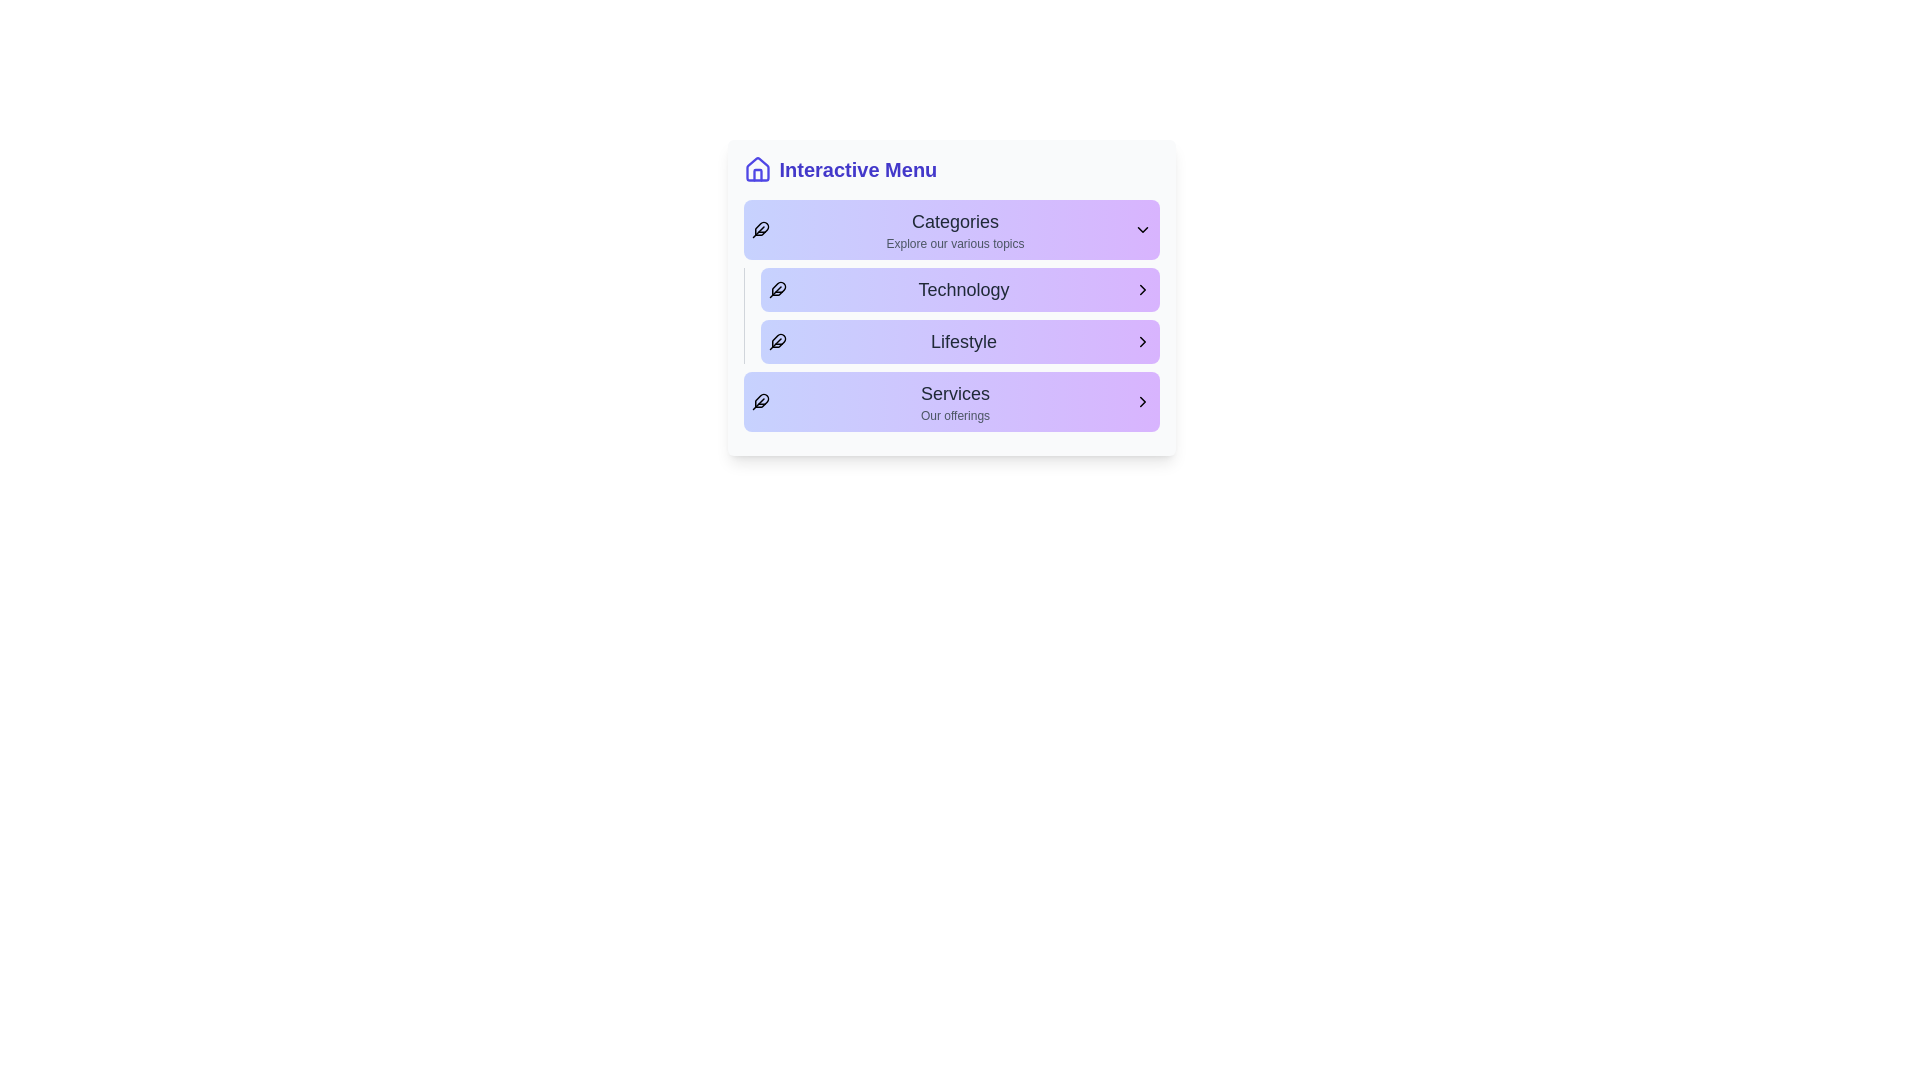 The height and width of the screenshot is (1080, 1920). What do you see at coordinates (1142, 401) in the screenshot?
I see `the small triangular arrow indicator located to the far-right of the 'Services' menu item in the purple gradient side menu interface` at bounding box center [1142, 401].